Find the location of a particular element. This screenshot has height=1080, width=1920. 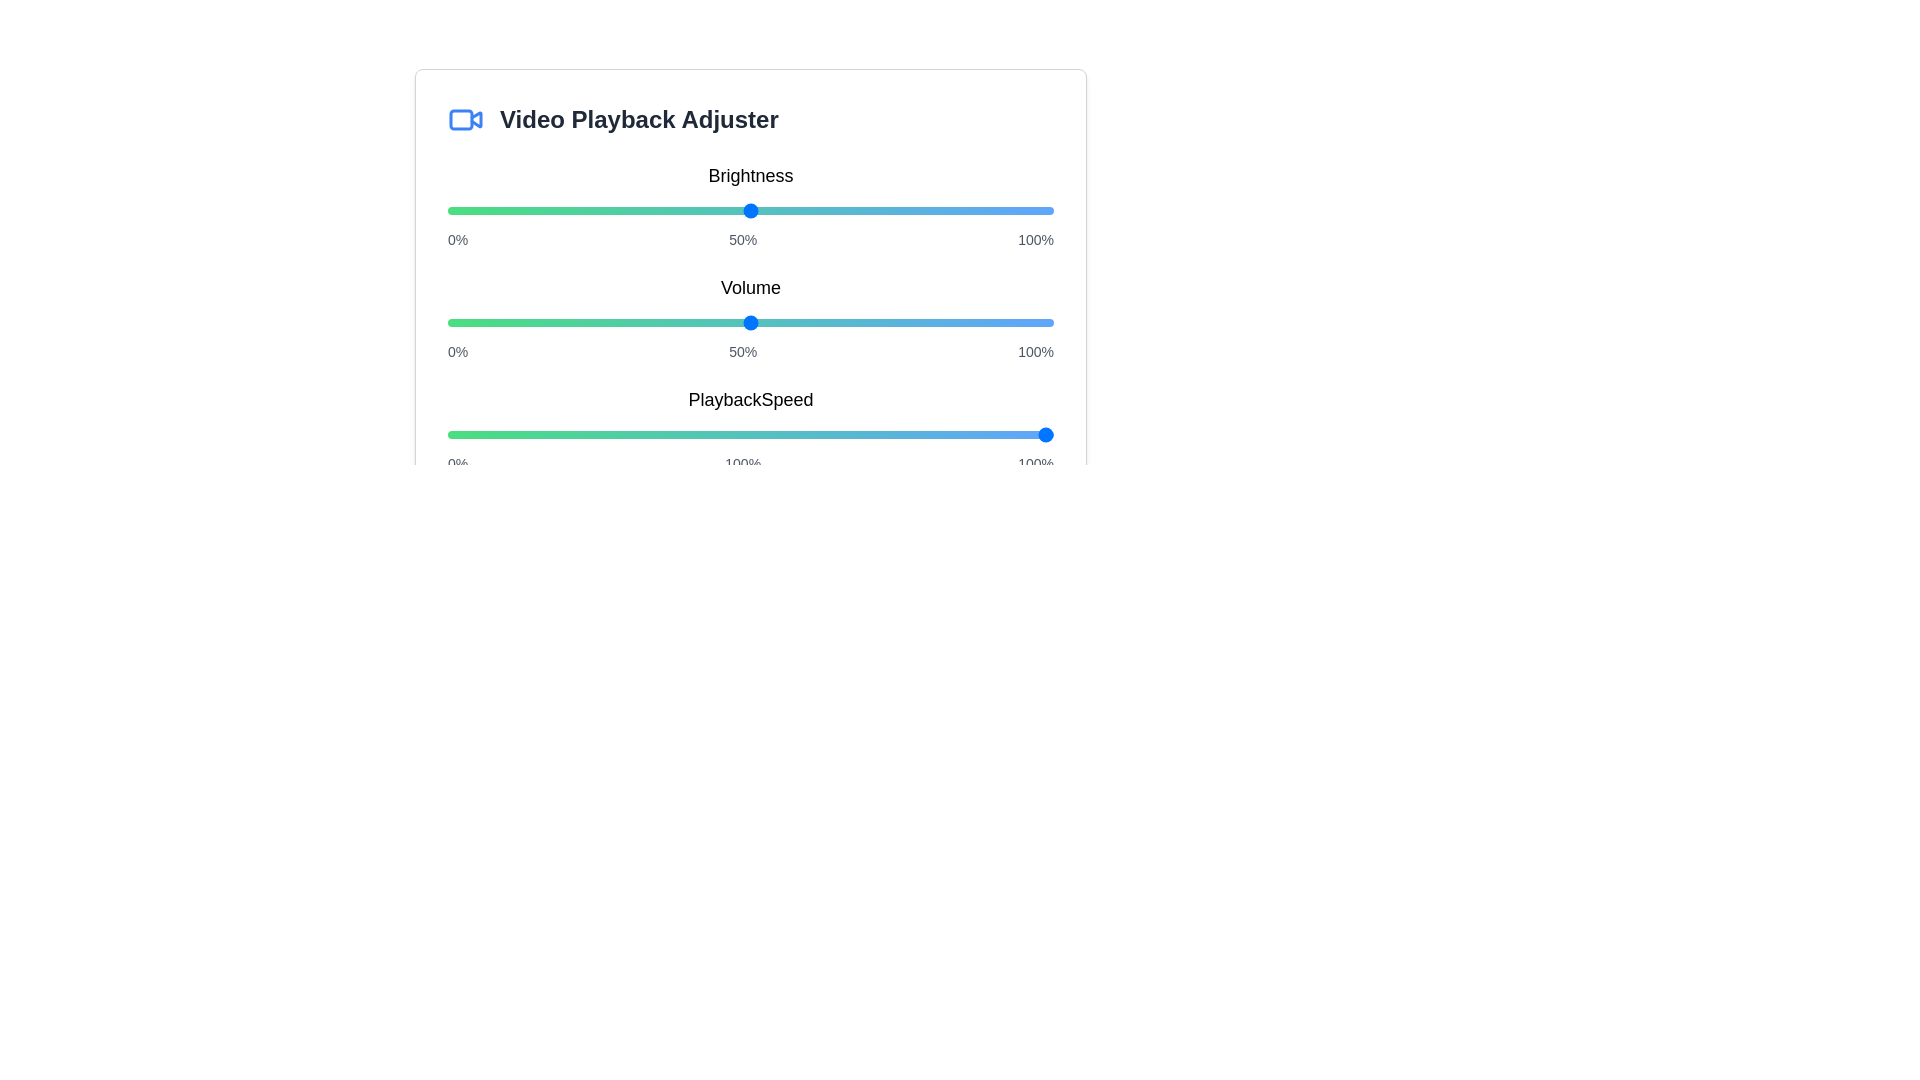

the brightness slider to 25% is located at coordinates (598, 211).